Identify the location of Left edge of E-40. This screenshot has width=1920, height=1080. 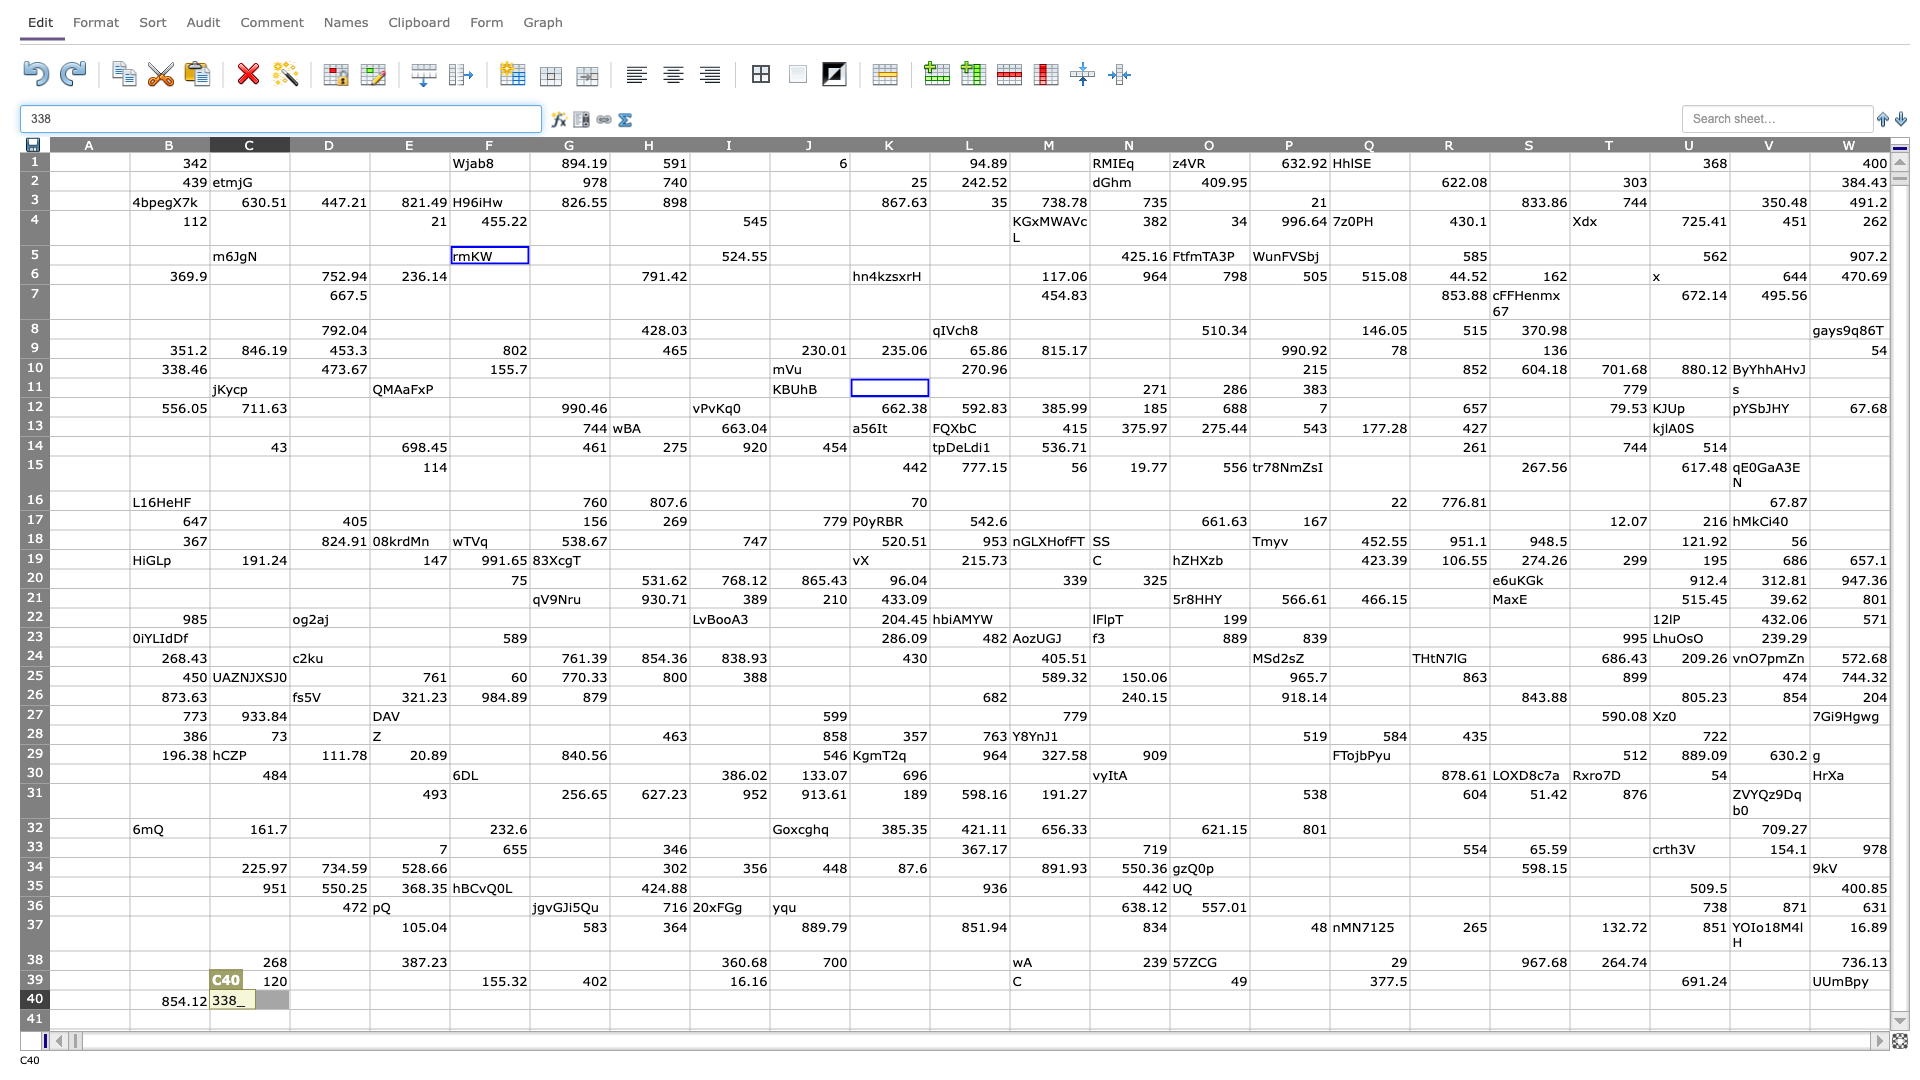
(369, 999).